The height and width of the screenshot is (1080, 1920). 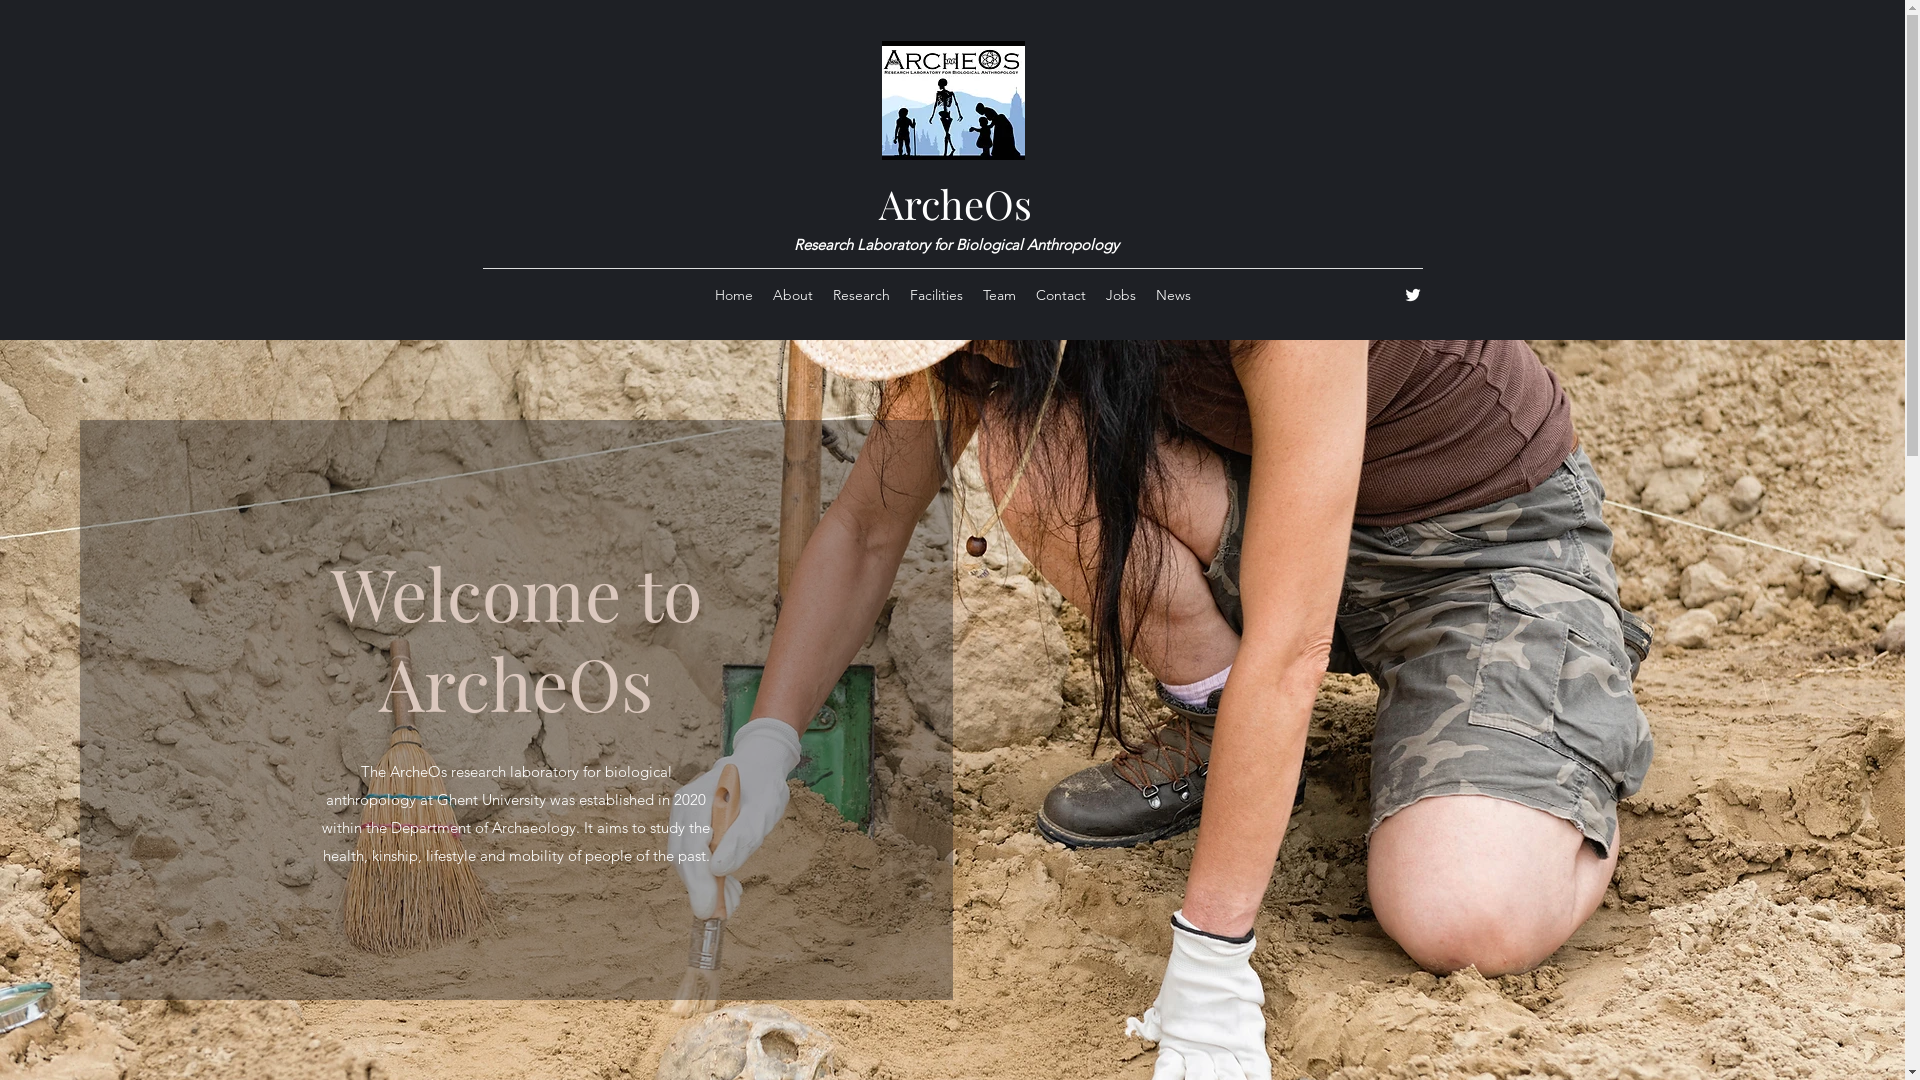 I want to click on 'Research', so click(x=860, y=294).